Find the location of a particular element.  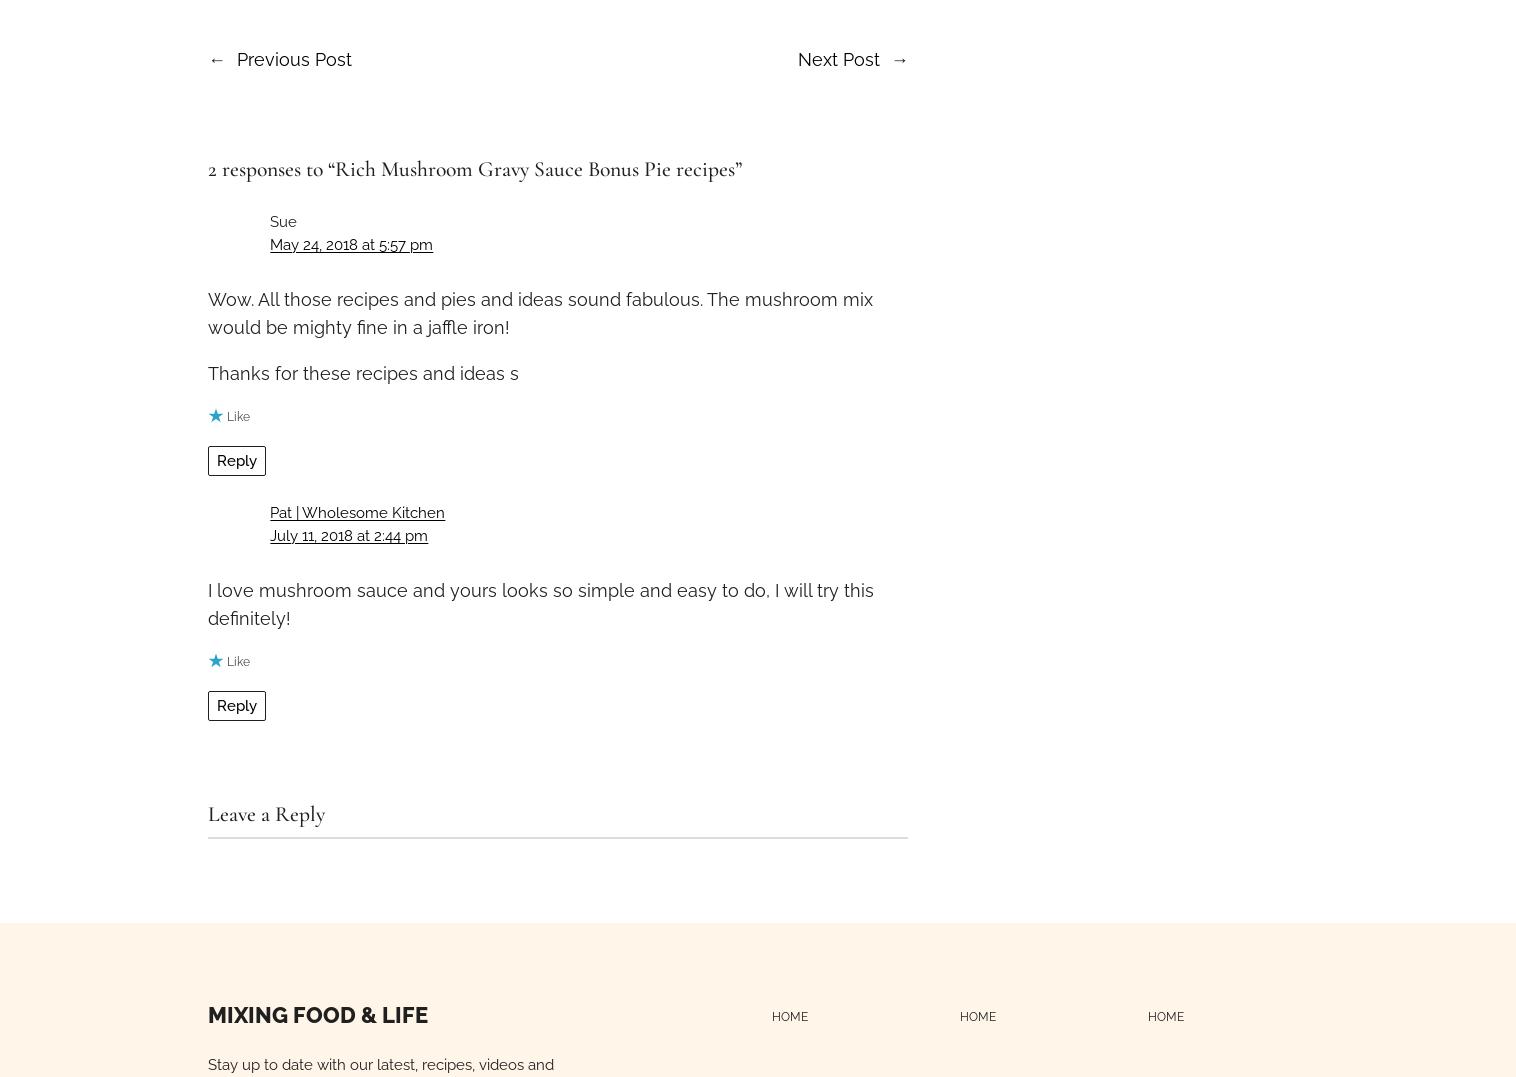

'I love mushroom sauce and yours looks so simple and easy to do, I will try this definitely!' is located at coordinates (540, 603).